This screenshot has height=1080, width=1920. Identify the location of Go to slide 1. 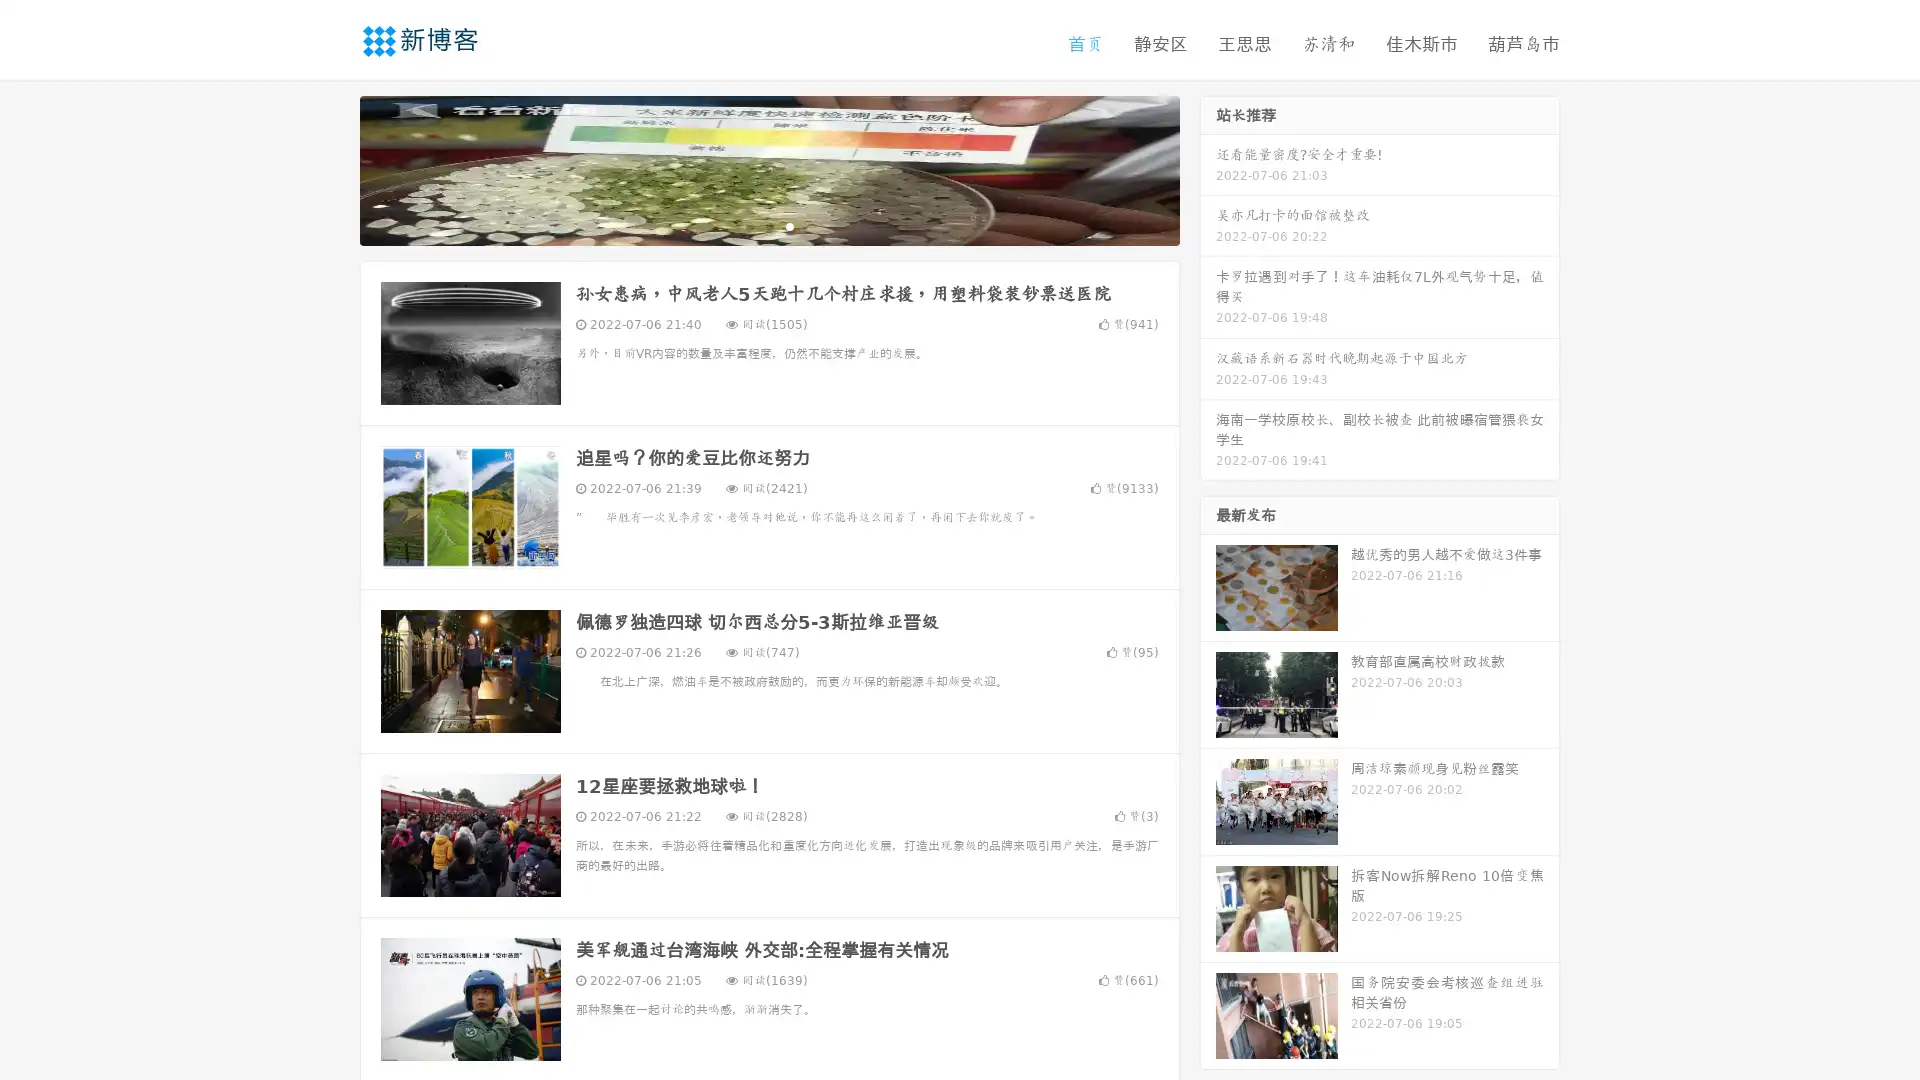
(748, 225).